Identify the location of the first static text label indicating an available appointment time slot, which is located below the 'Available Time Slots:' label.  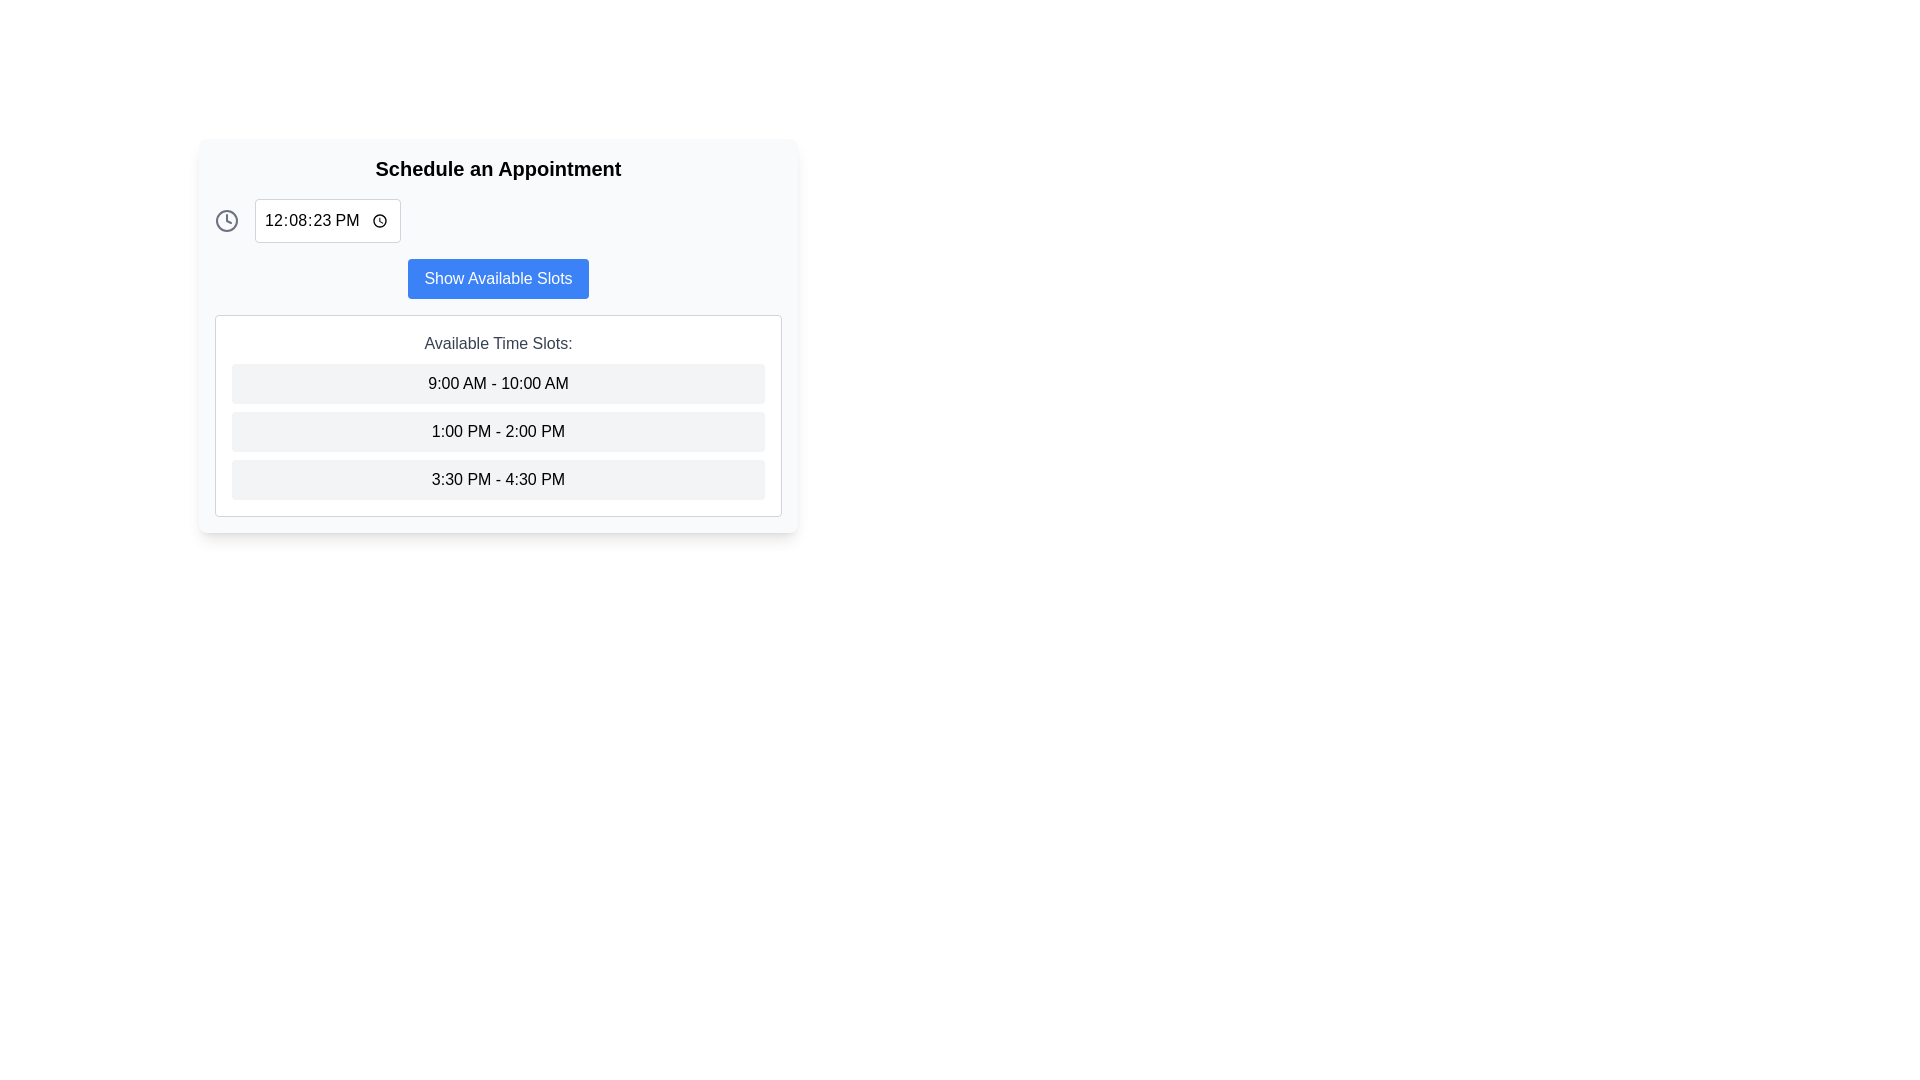
(498, 384).